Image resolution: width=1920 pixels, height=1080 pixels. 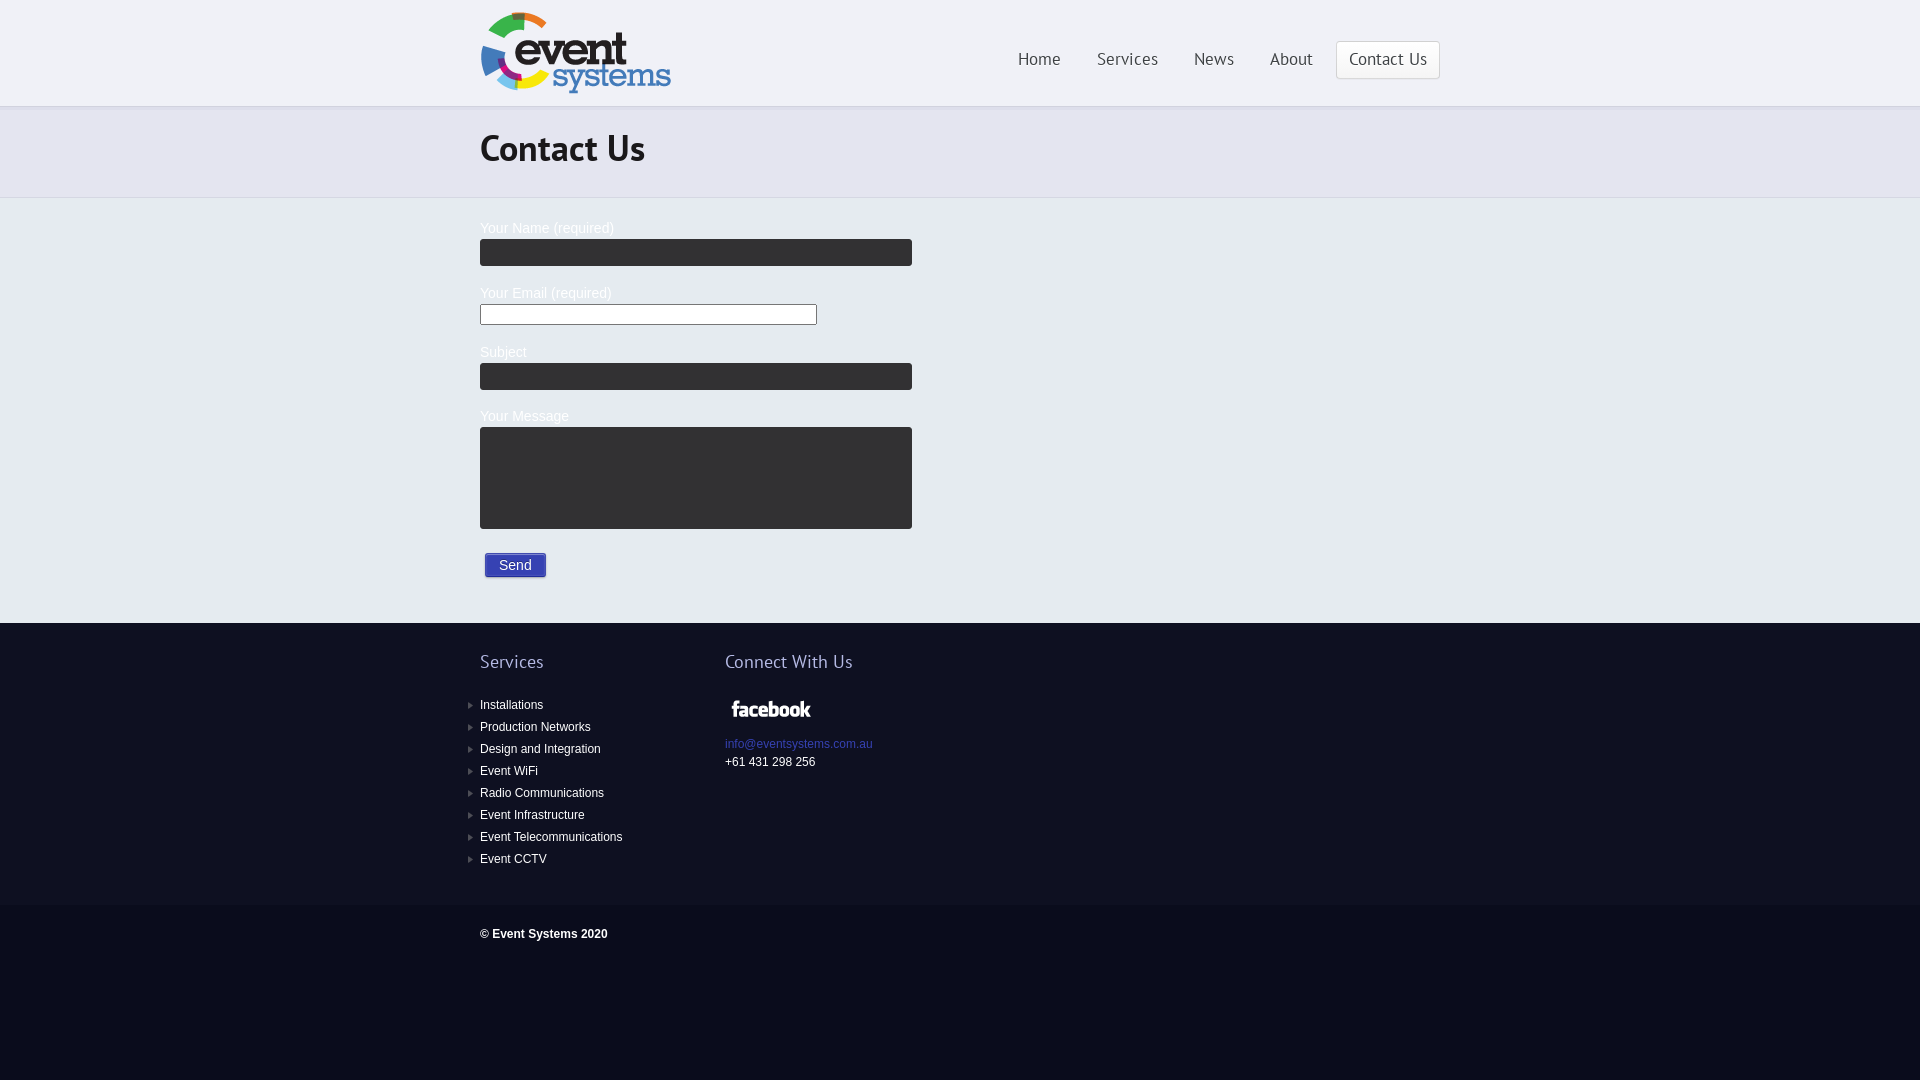 What do you see at coordinates (542, 792) in the screenshot?
I see `'Radio Communications'` at bounding box center [542, 792].